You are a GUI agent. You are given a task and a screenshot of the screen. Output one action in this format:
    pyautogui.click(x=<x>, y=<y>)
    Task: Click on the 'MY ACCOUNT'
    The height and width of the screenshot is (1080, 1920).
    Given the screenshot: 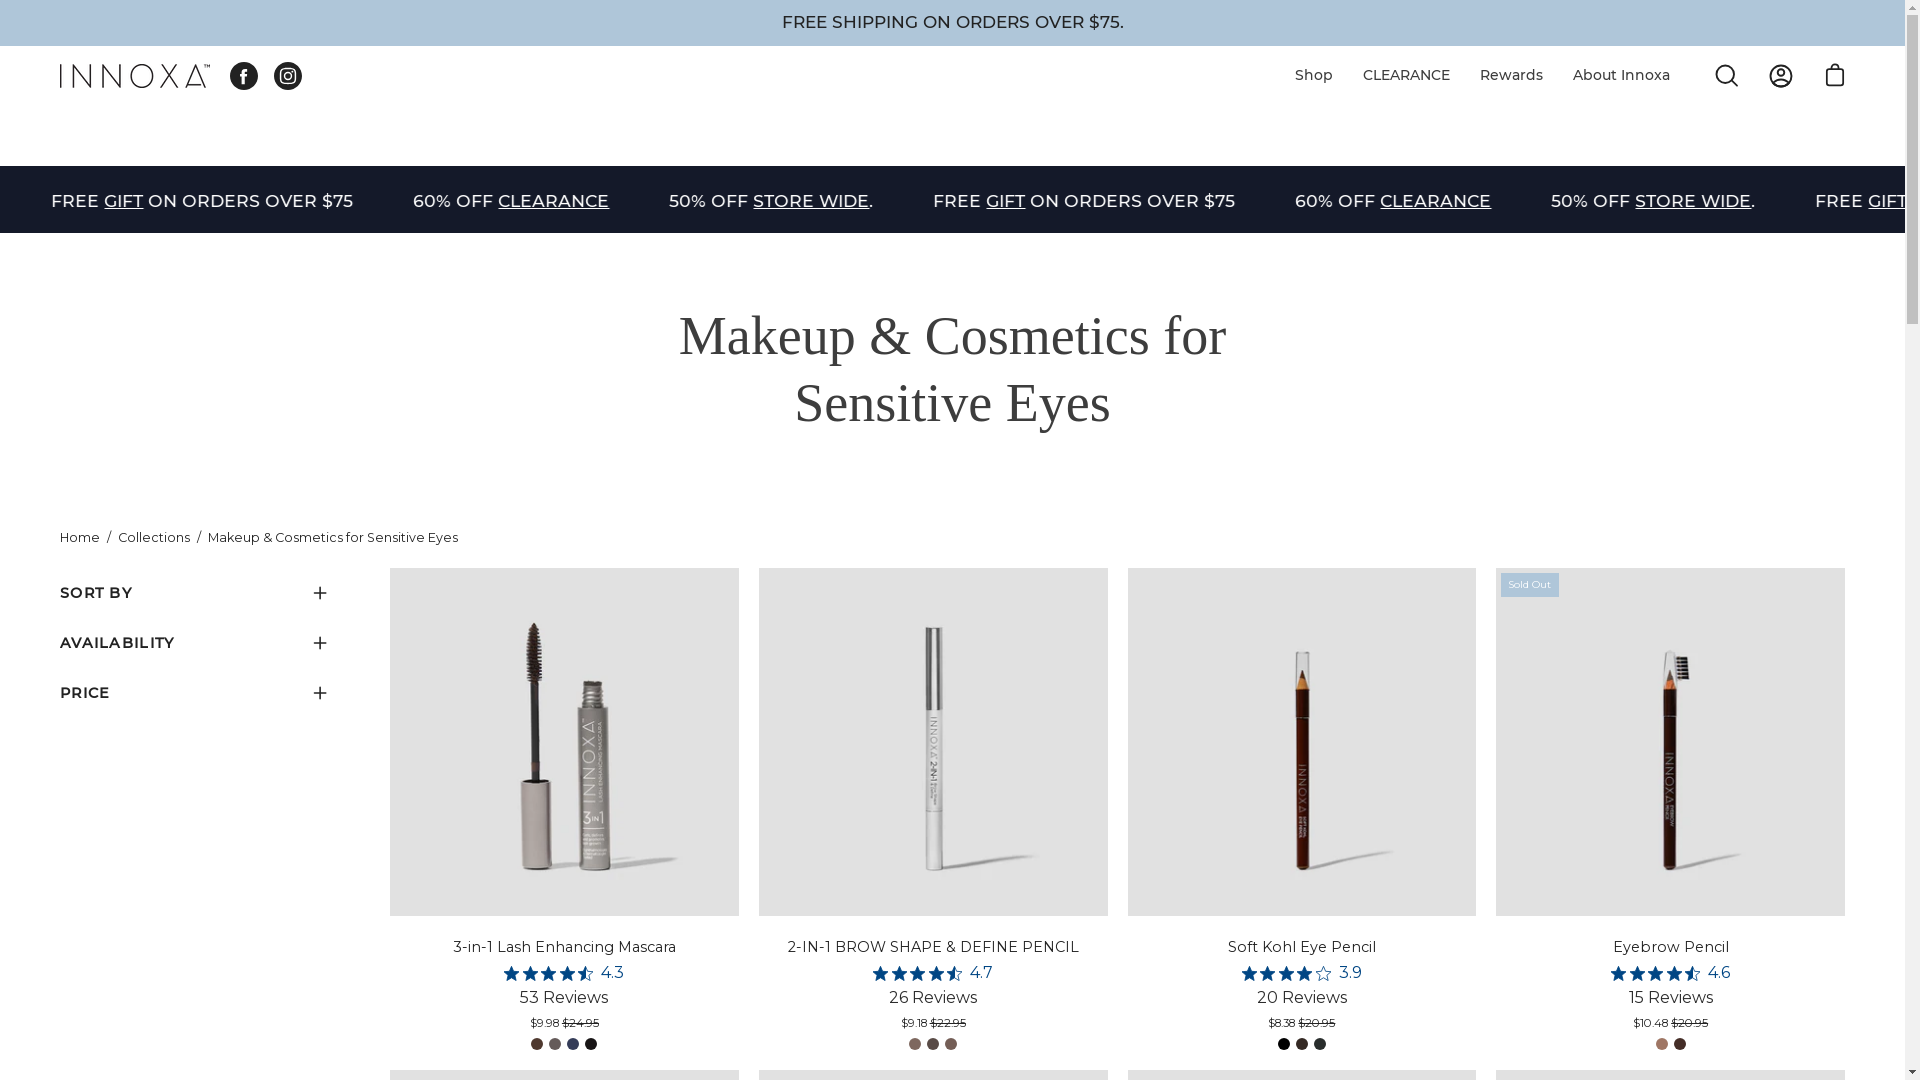 What is the action you would take?
    pyautogui.click(x=1780, y=75)
    